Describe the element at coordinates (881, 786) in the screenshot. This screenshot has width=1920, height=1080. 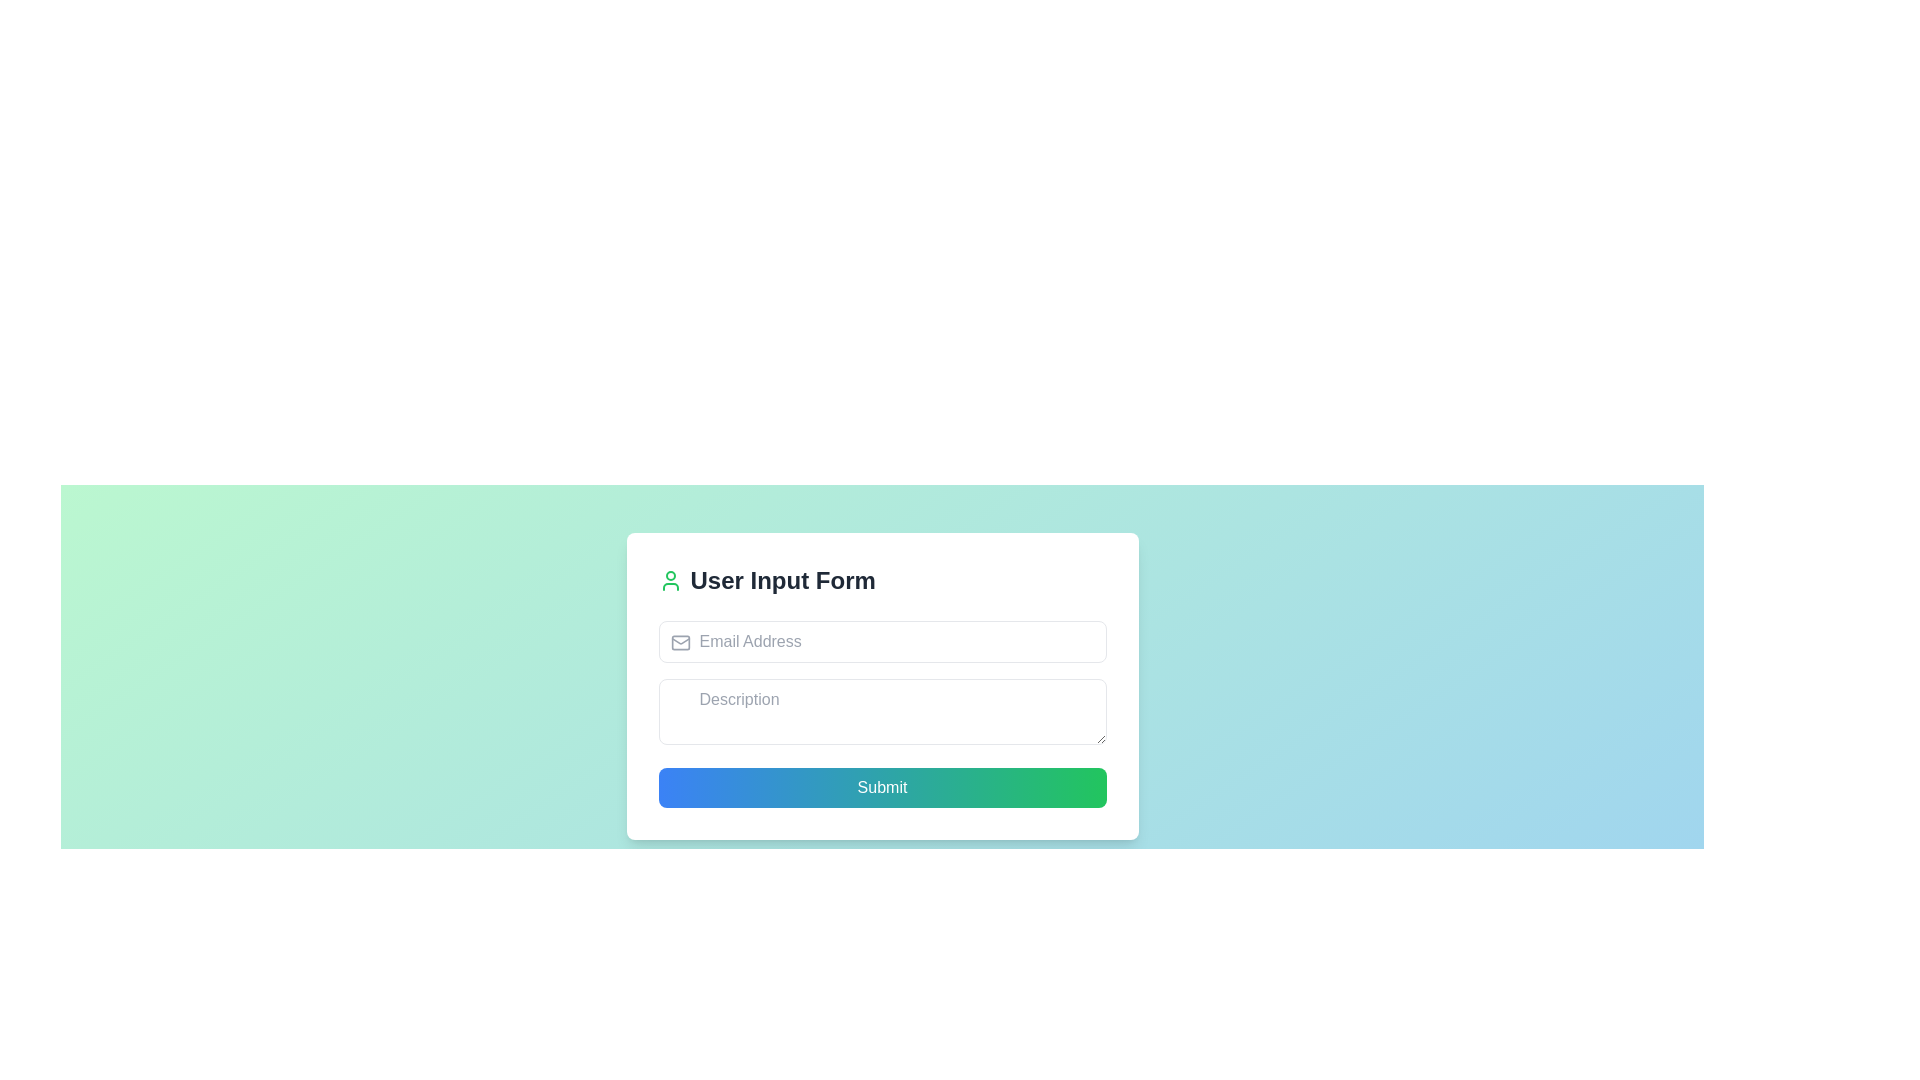
I see `the submission button located at the bottom of the form, directly underneath the 'Description' text input field` at that location.